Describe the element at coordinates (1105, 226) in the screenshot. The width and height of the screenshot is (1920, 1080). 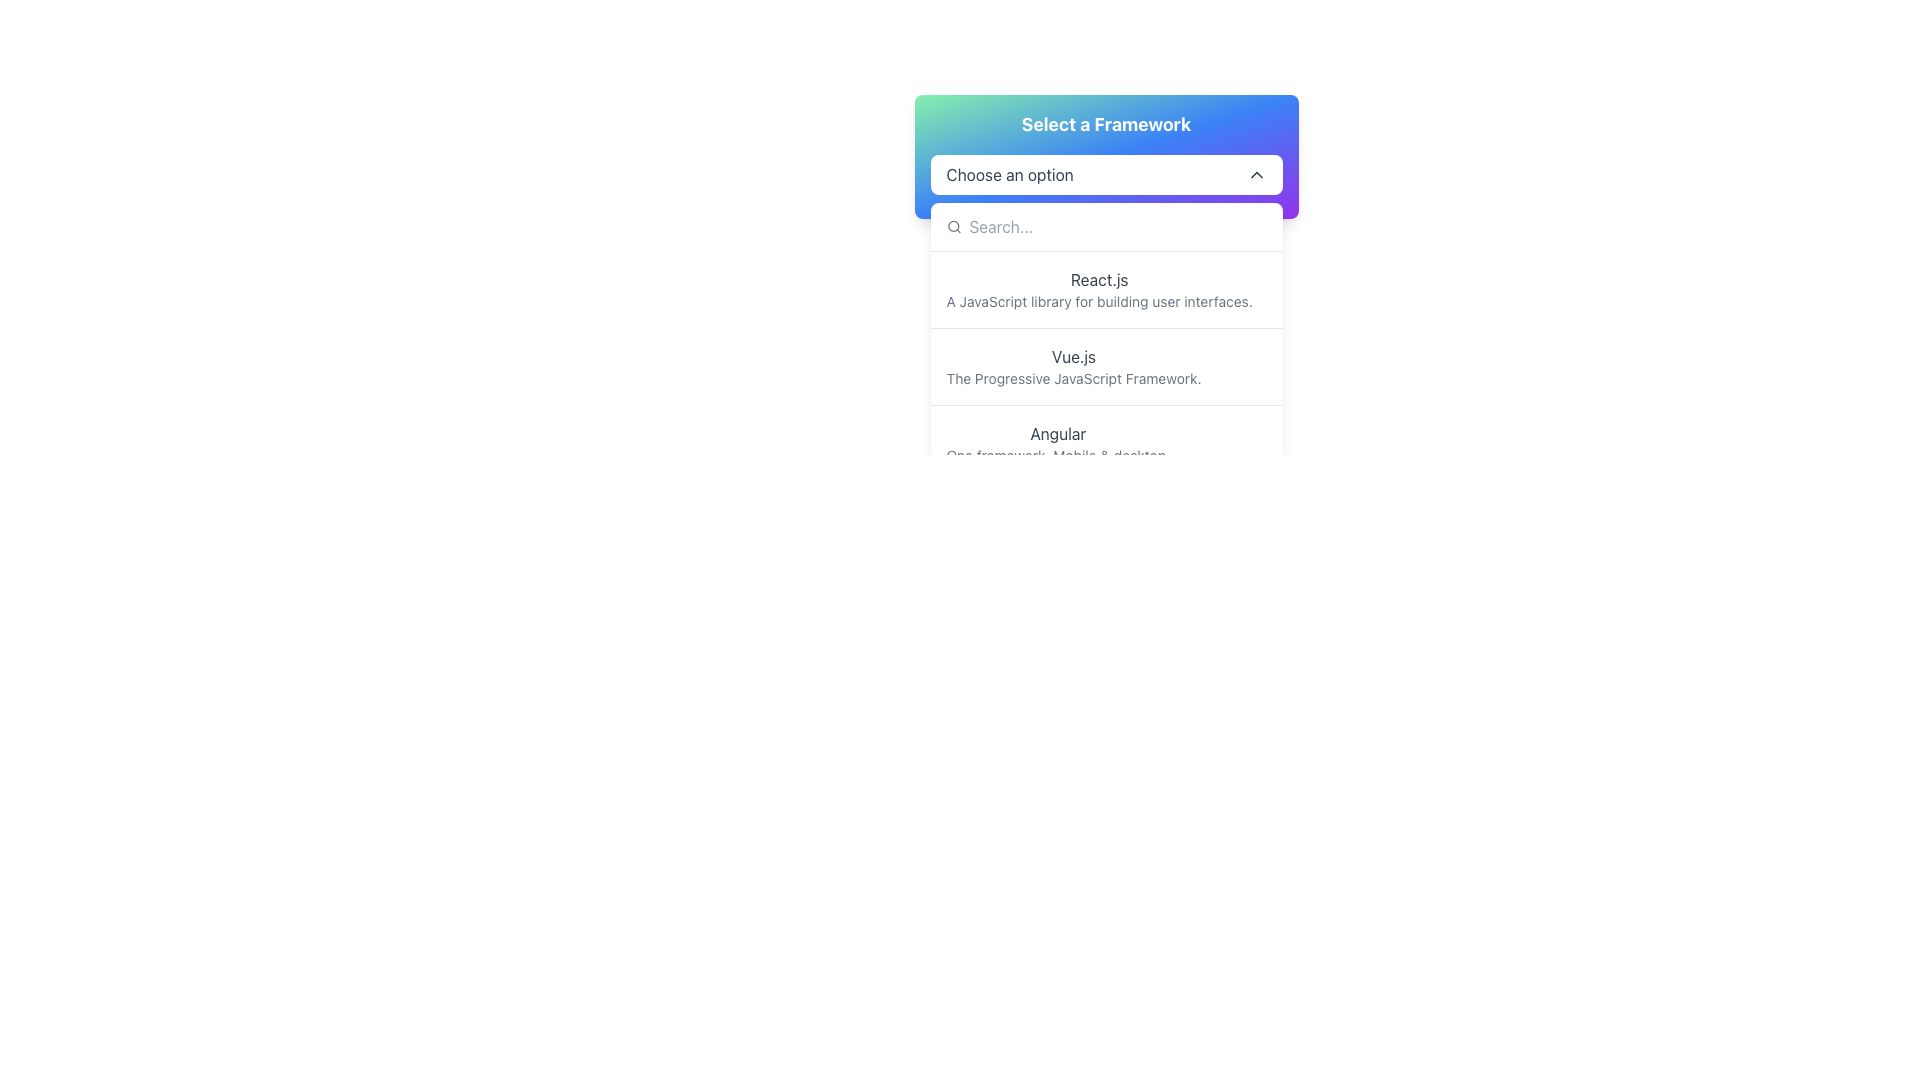
I see `the input field of the Search bar, which is located below the 'Select a Framework' dropdown, to focus and start typing` at that location.